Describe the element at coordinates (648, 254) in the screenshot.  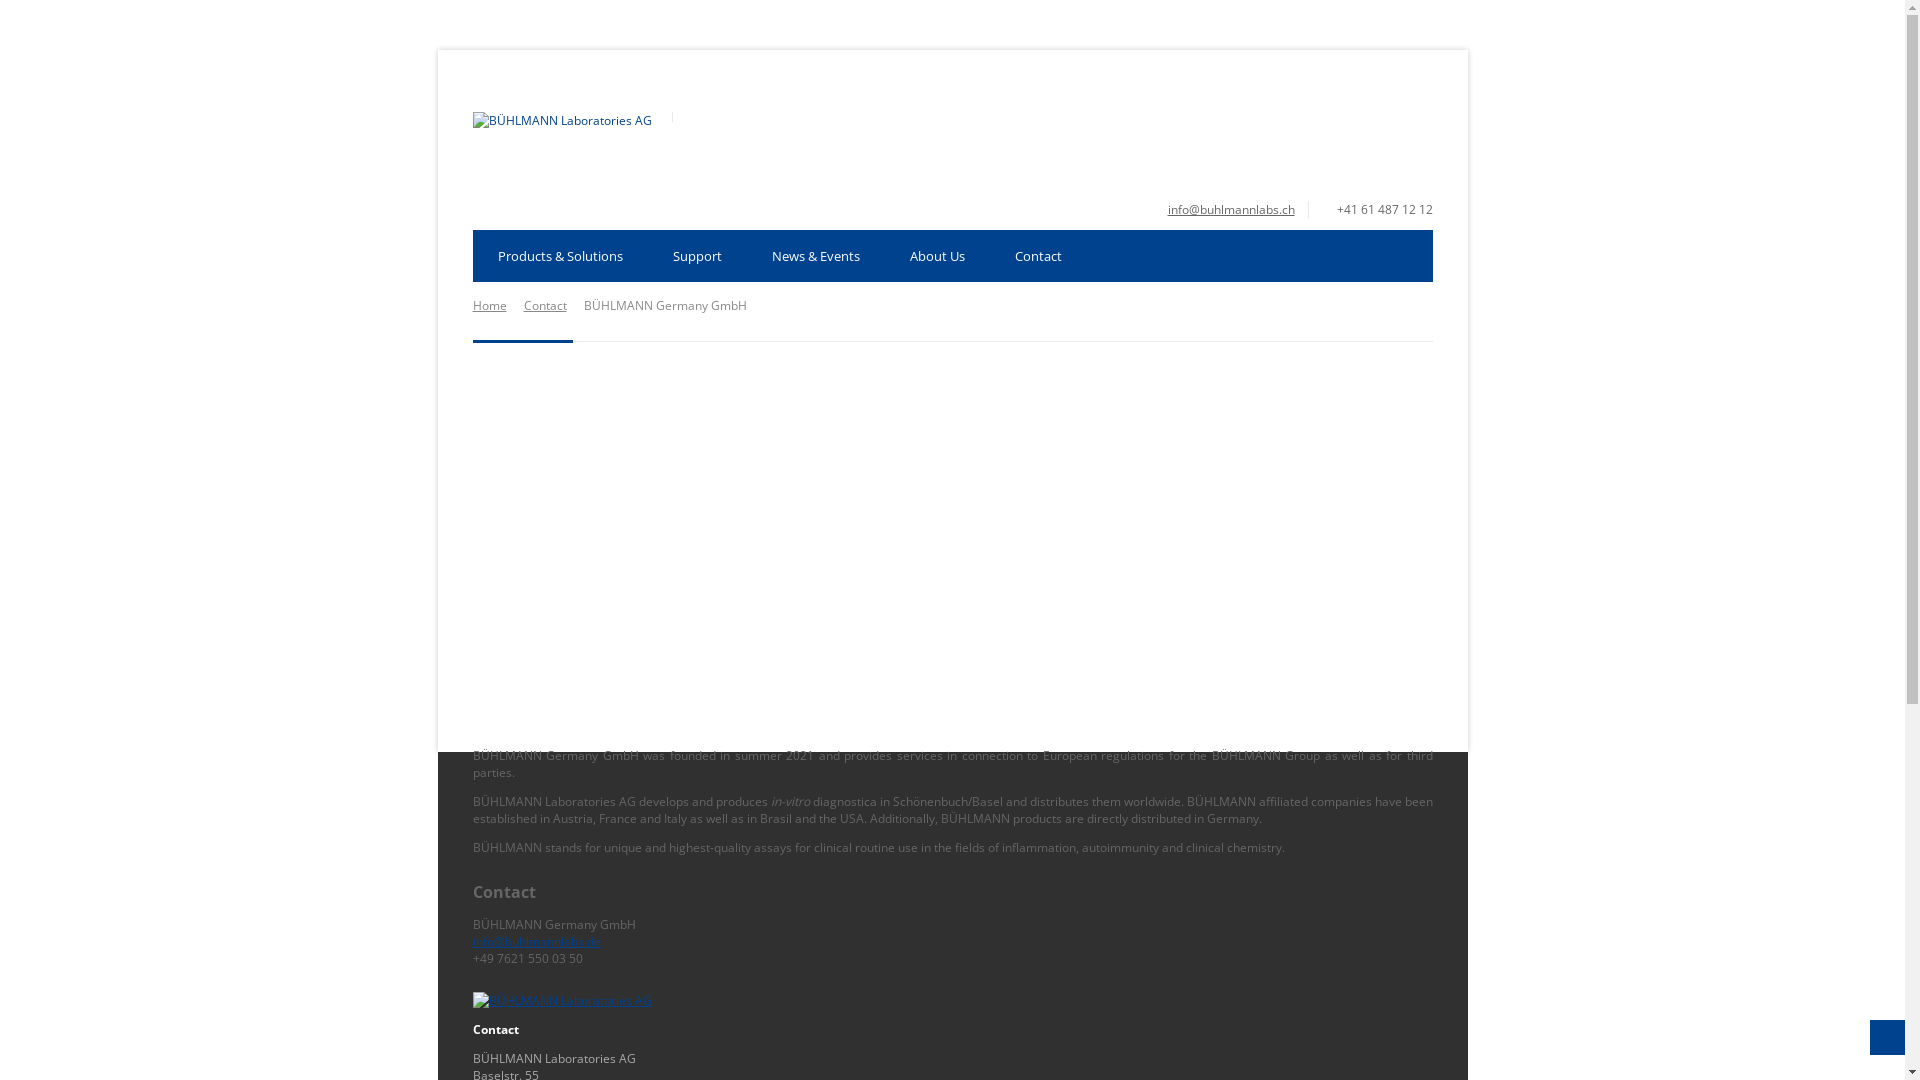
I see `'Support'` at that location.